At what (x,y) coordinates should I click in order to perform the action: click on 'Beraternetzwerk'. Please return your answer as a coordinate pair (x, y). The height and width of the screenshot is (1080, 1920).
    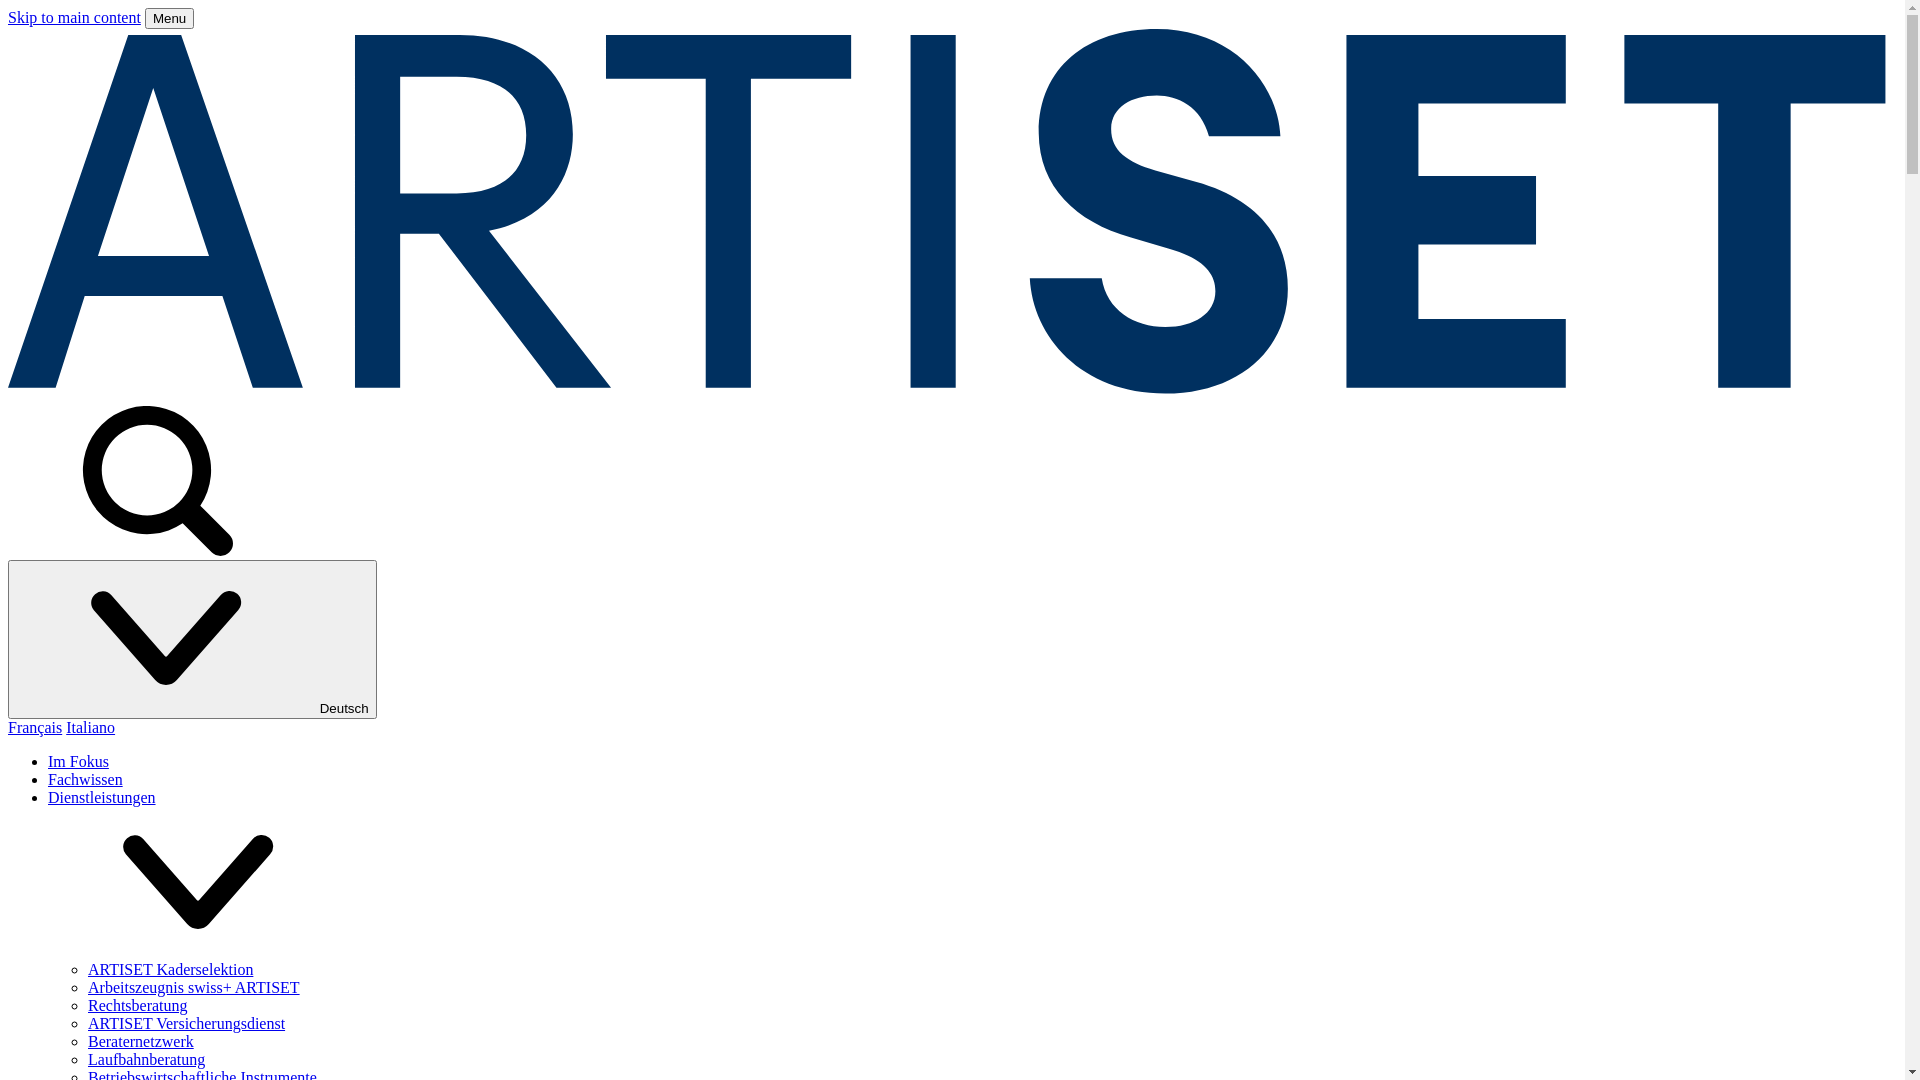
    Looking at the image, I should click on (139, 1040).